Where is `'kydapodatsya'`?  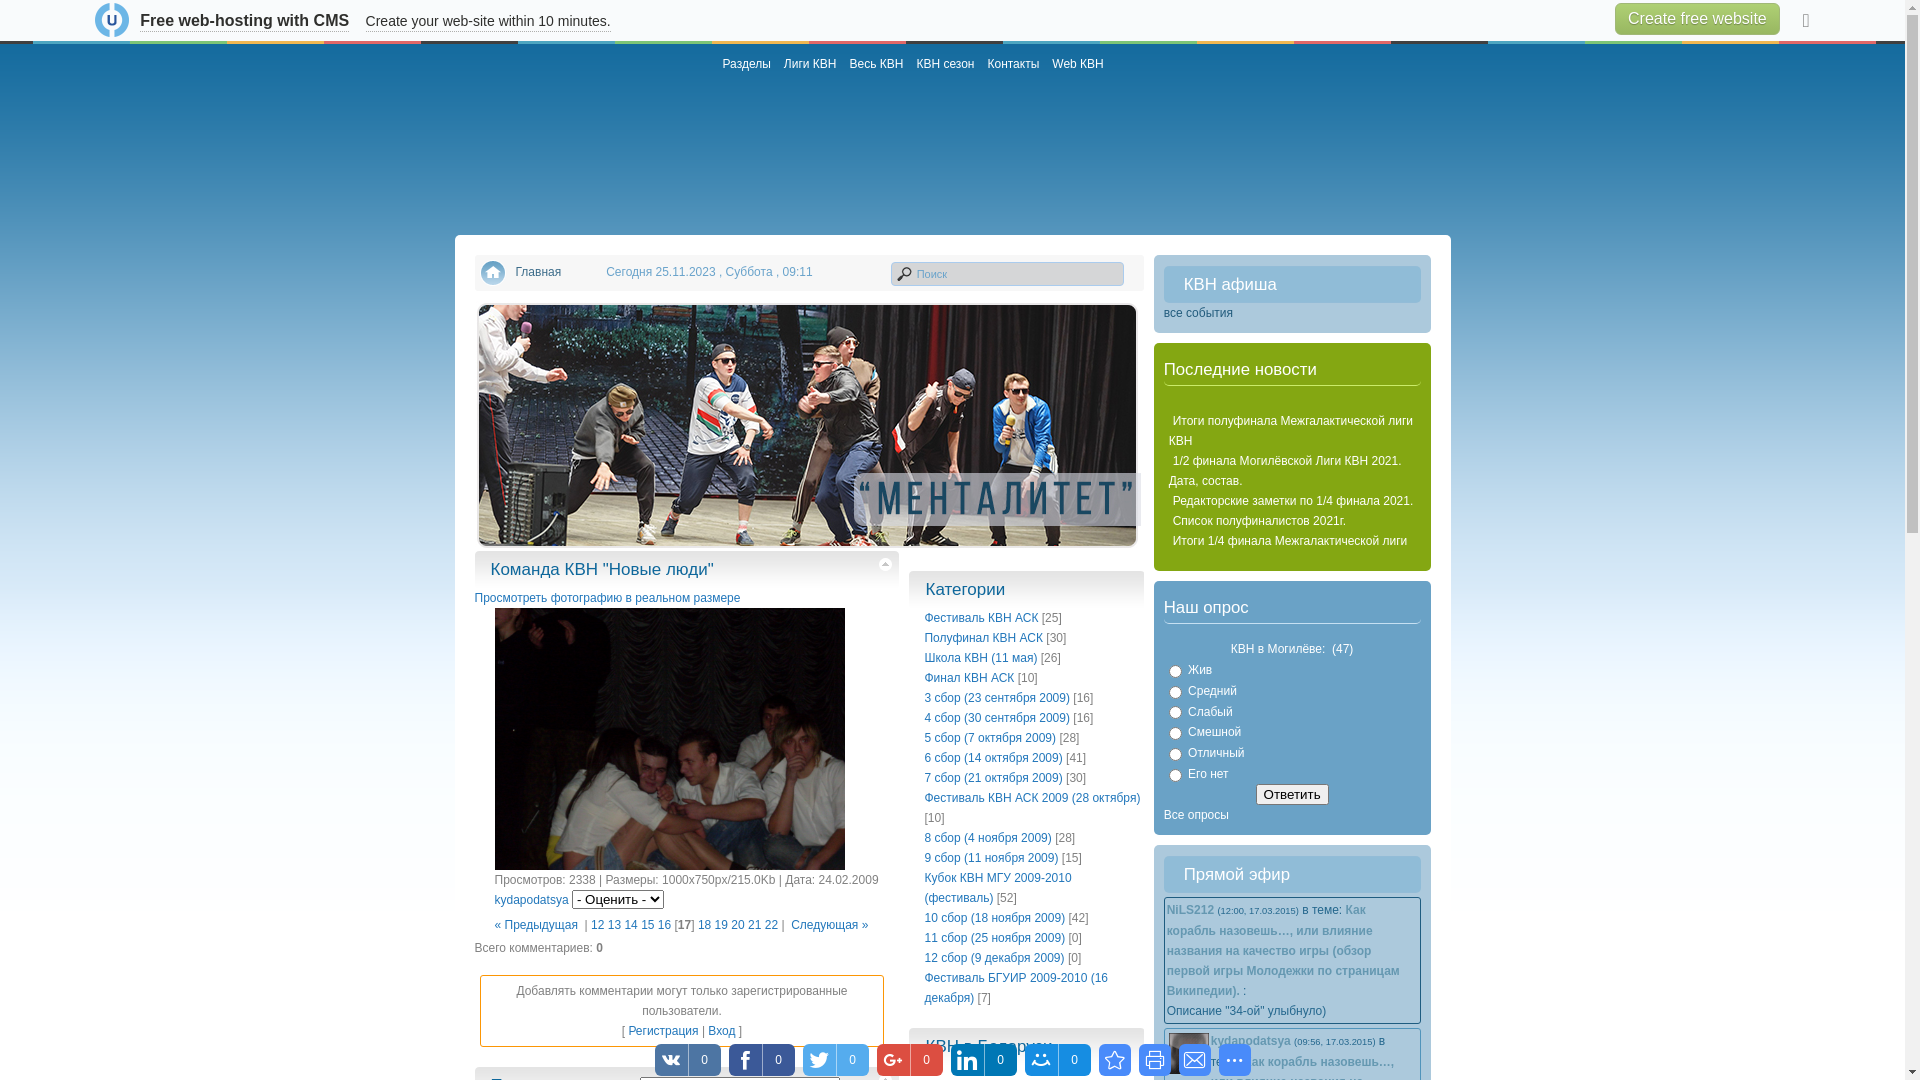
'kydapodatsya' is located at coordinates (531, 898).